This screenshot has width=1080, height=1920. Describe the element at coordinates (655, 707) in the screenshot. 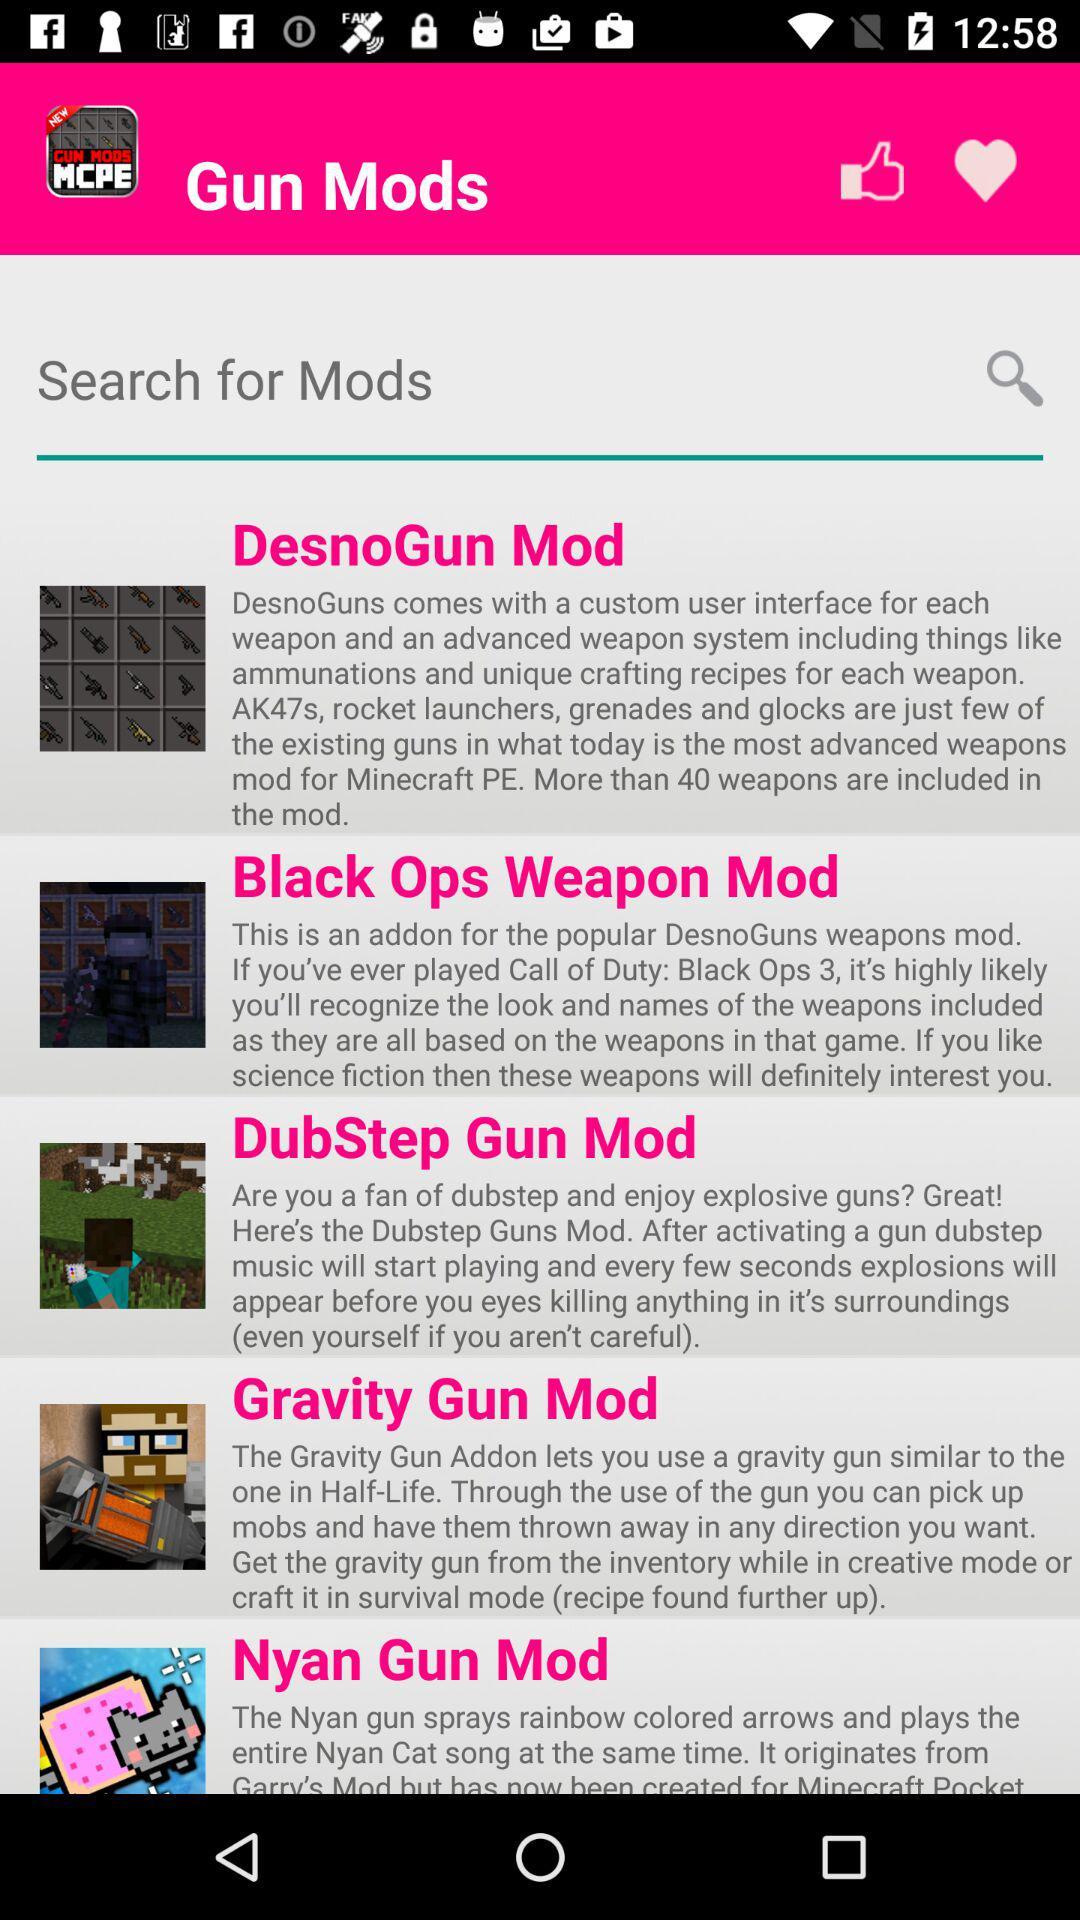

I see `the desnoguns comes with app` at that location.